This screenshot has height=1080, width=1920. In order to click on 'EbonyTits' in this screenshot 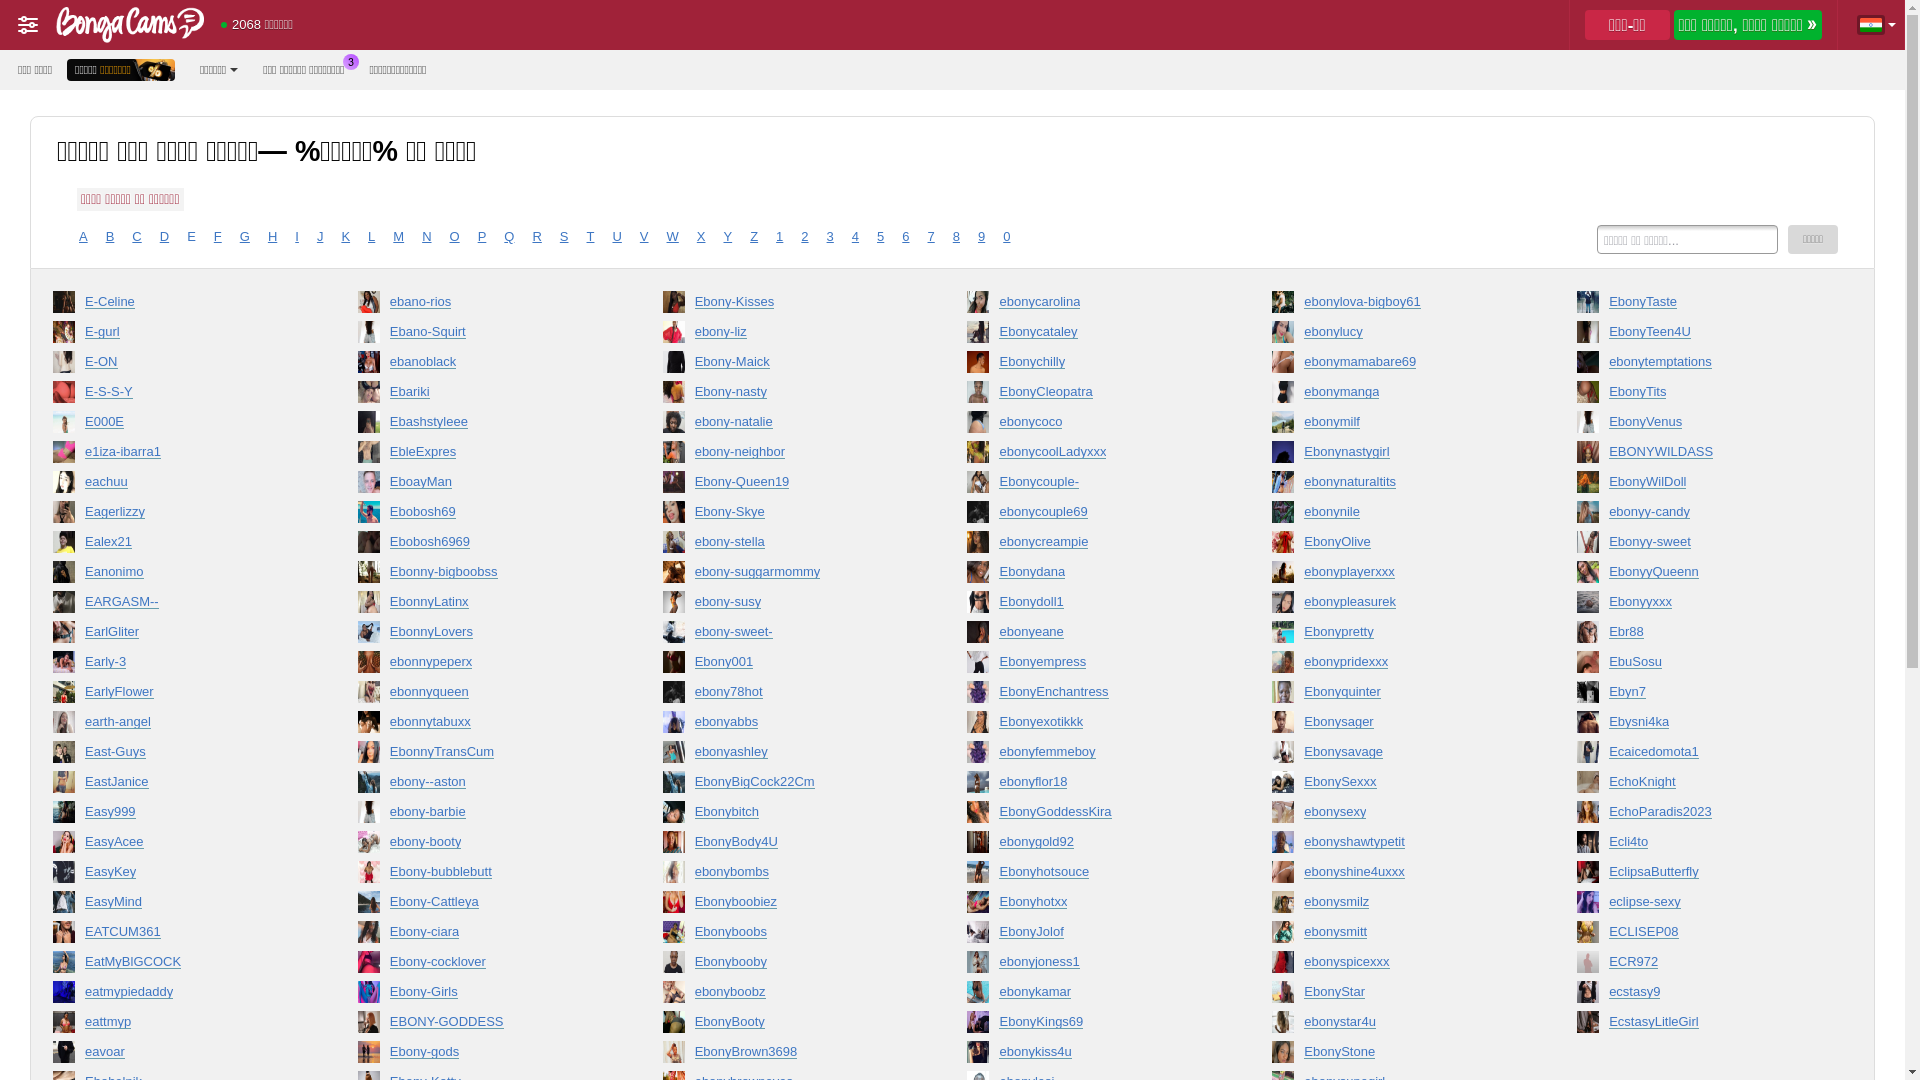, I will do `click(1699, 396)`.